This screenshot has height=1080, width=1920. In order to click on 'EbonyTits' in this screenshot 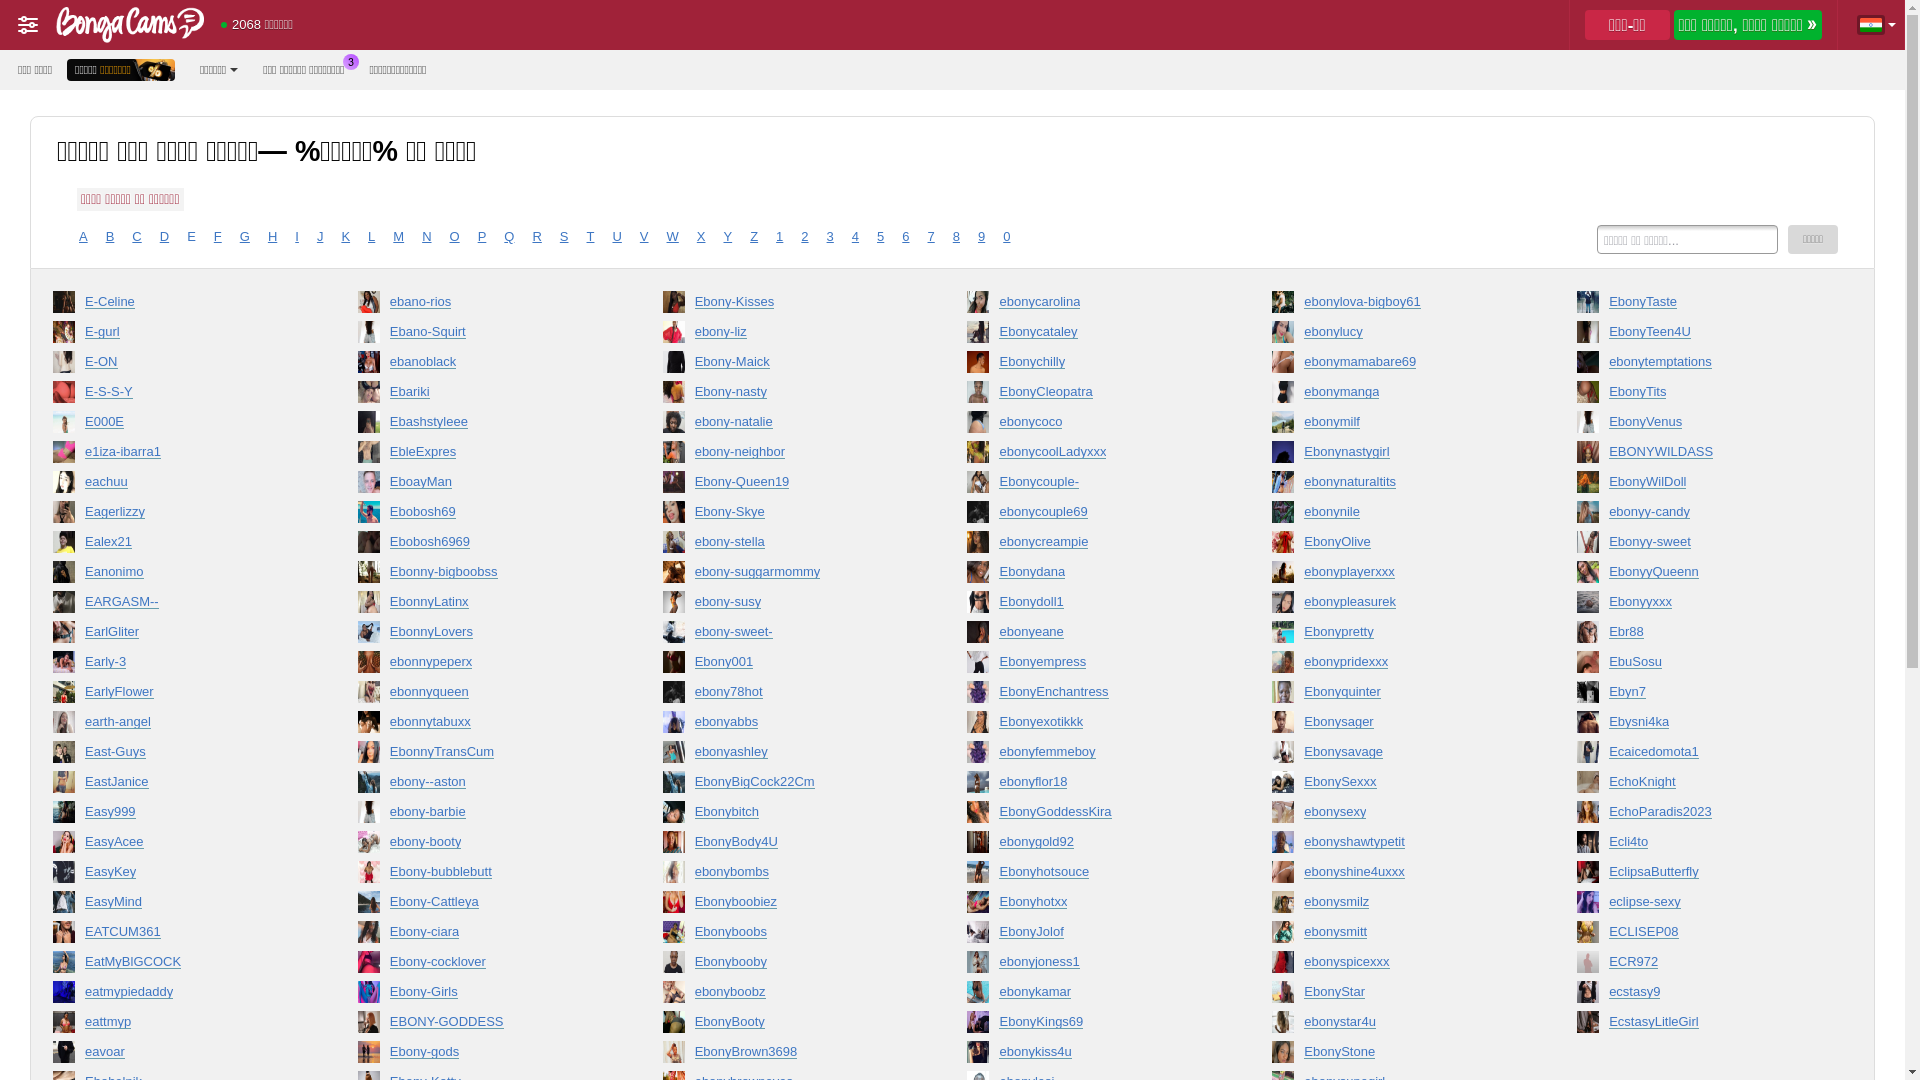, I will do `click(1699, 396)`.